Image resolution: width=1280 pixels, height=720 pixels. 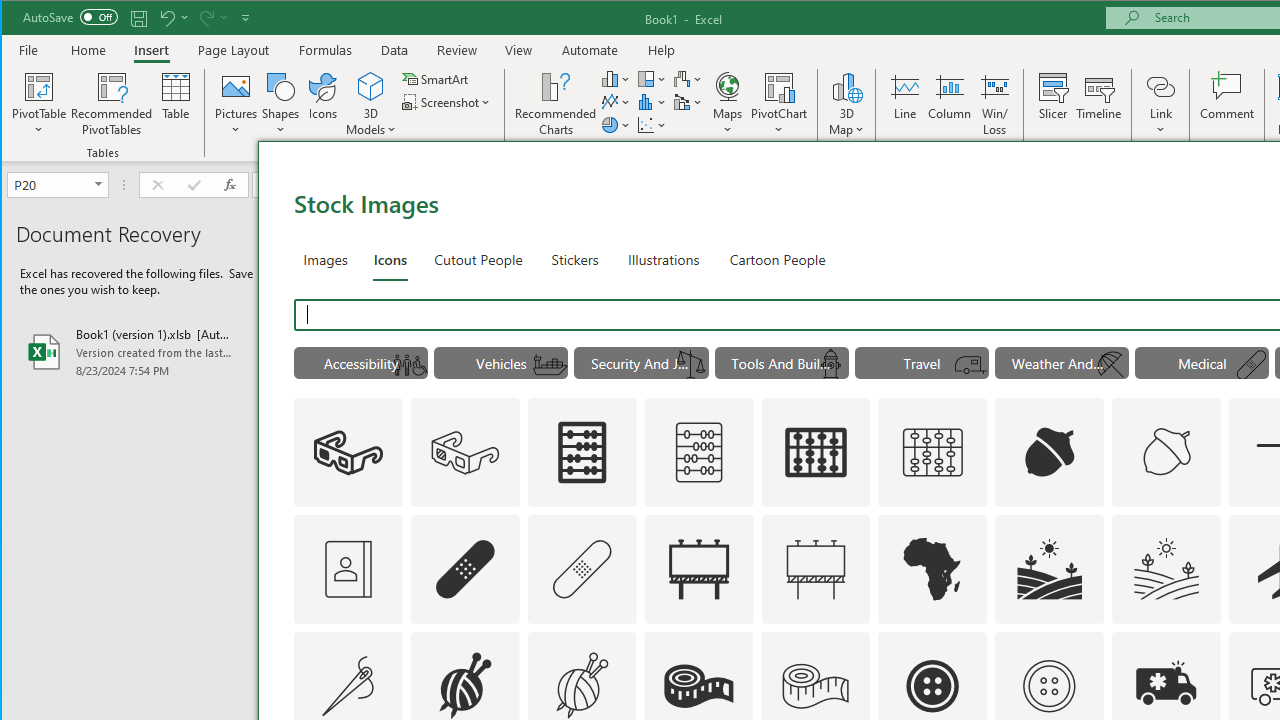 I want to click on 'Link', so click(x=1160, y=85).